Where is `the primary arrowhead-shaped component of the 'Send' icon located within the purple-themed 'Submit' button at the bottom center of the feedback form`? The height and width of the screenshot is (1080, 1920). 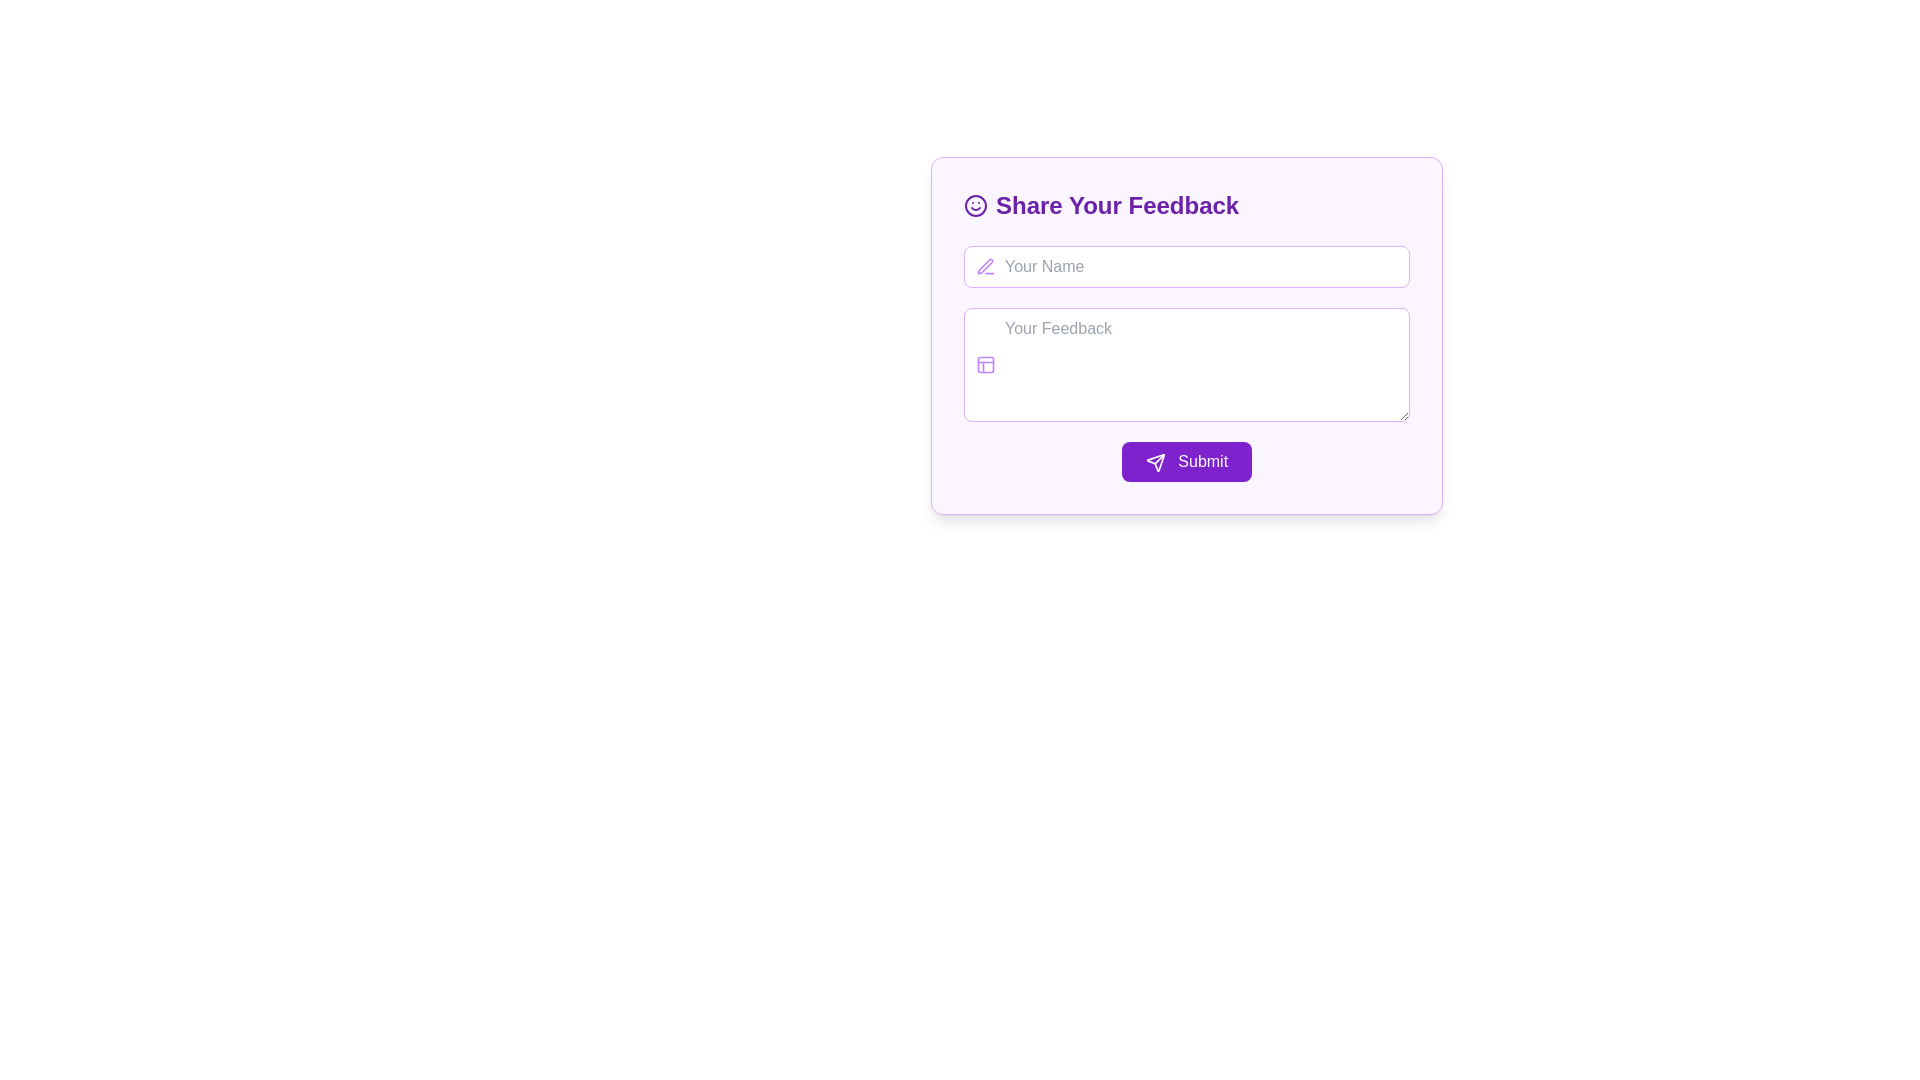
the primary arrowhead-shaped component of the 'Send' icon located within the purple-themed 'Submit' button at the bottom center of the feedback form is located at coordinates (1155, 462).